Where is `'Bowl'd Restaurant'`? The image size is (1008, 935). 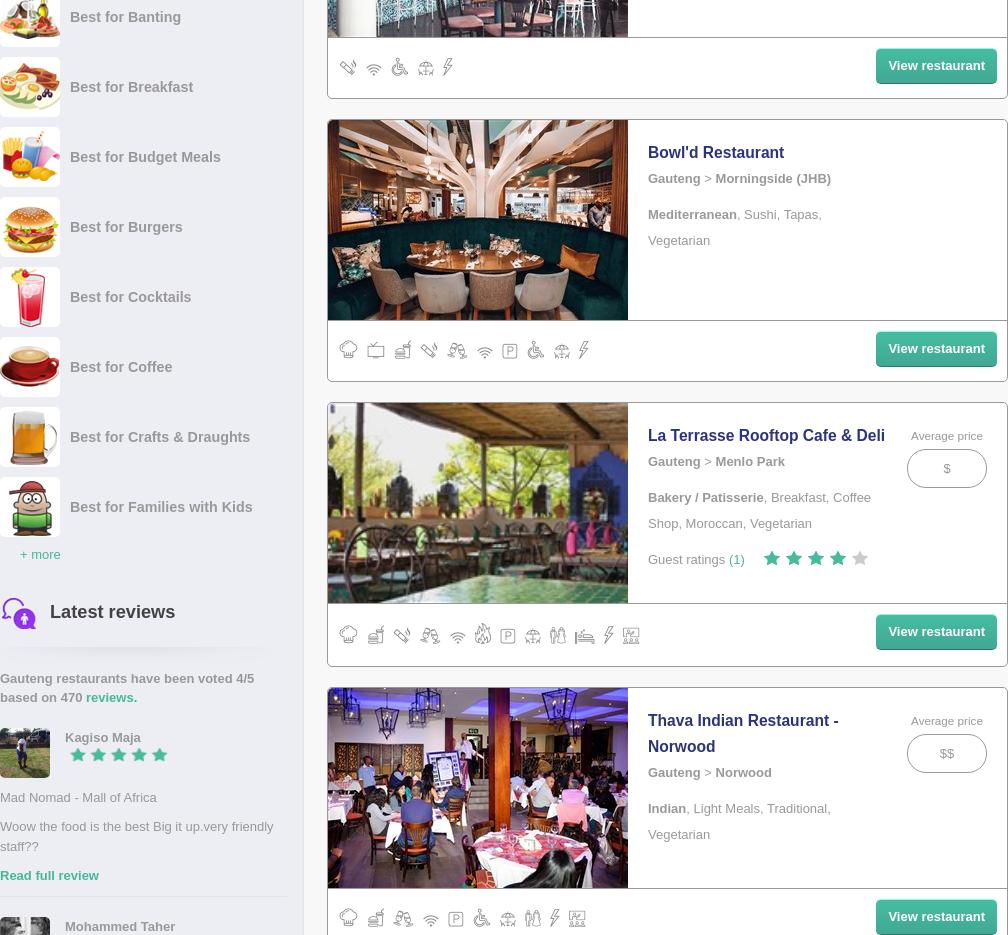 'Bowl'd Restaurant' is located at coordinates (648, 152).